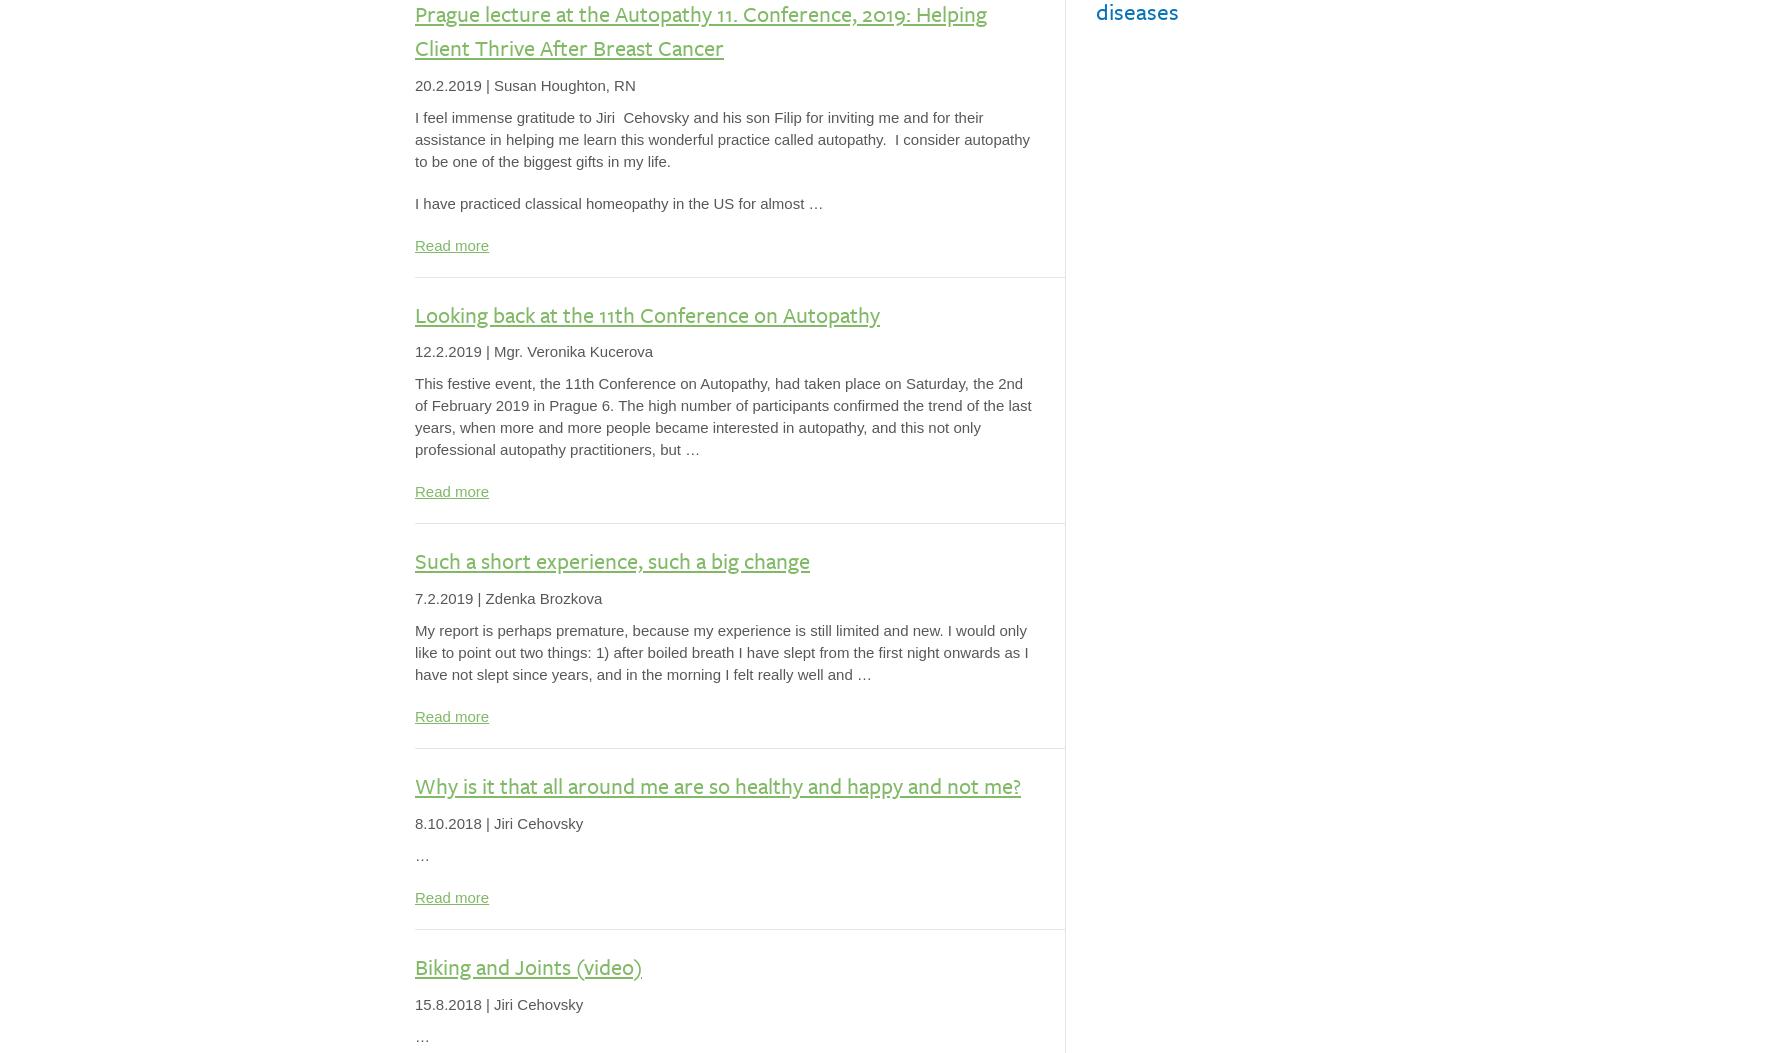 The image size is (1790, 1053). What do you see at coordinates (527, 965) in the screenshot?
I see `'Biking and Joints (video)'` at bounding box center [527, 965].